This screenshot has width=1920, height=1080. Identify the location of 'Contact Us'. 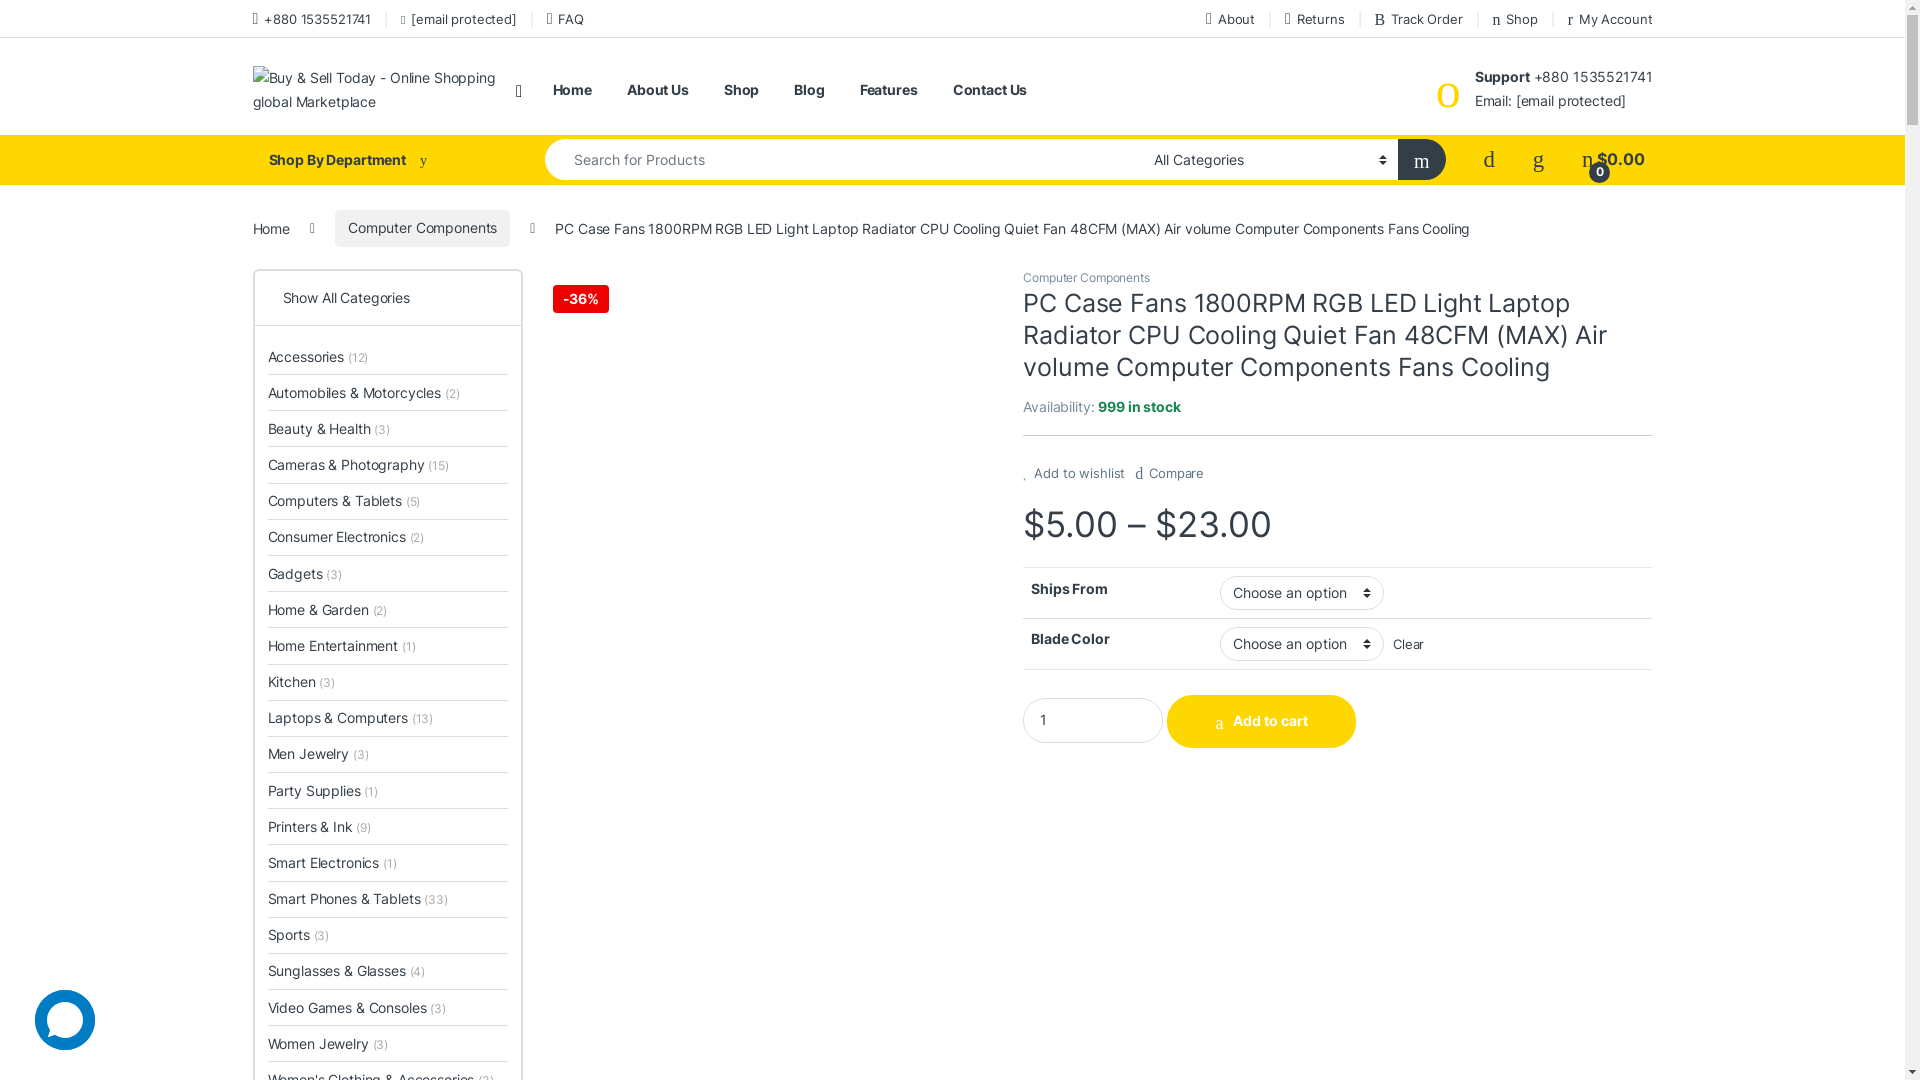
(952, 88).